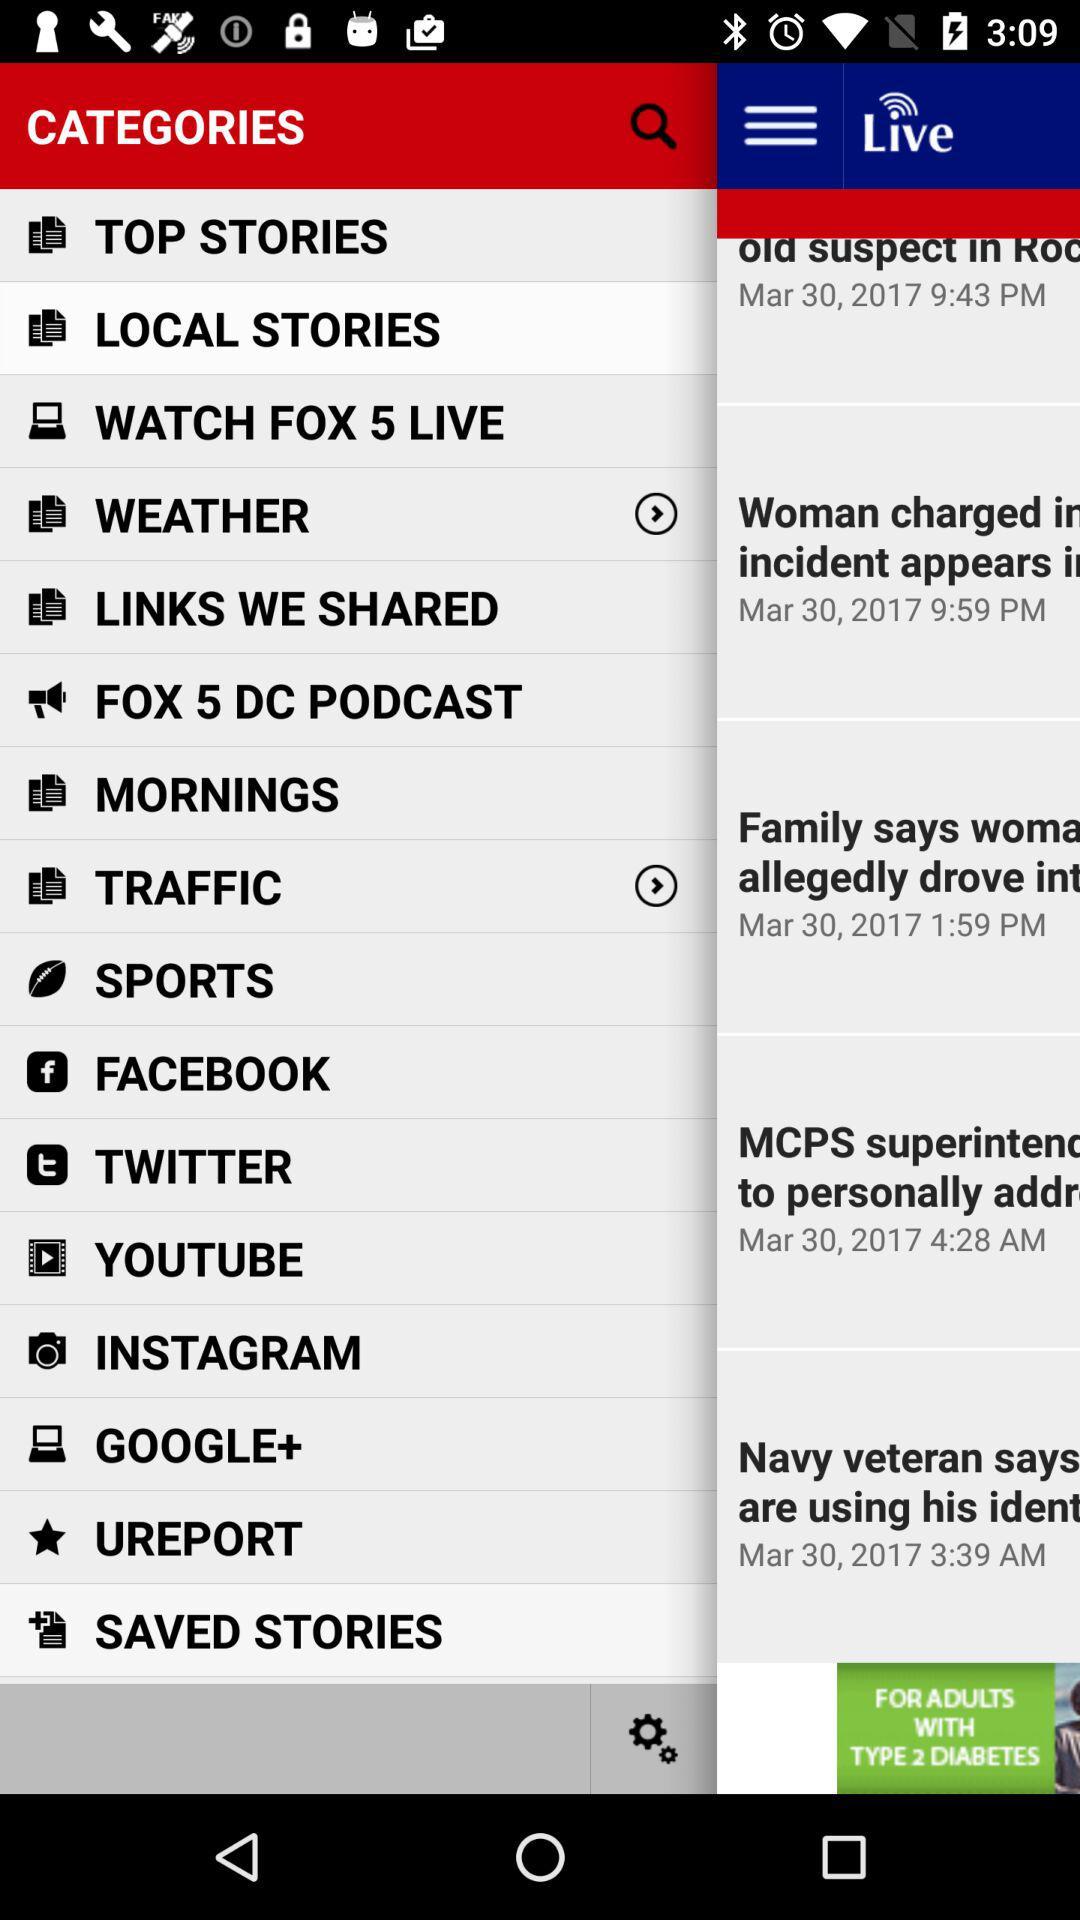 The height and width of the screenshot is (1920, 1080). I want to click on live, so click(906, 124).